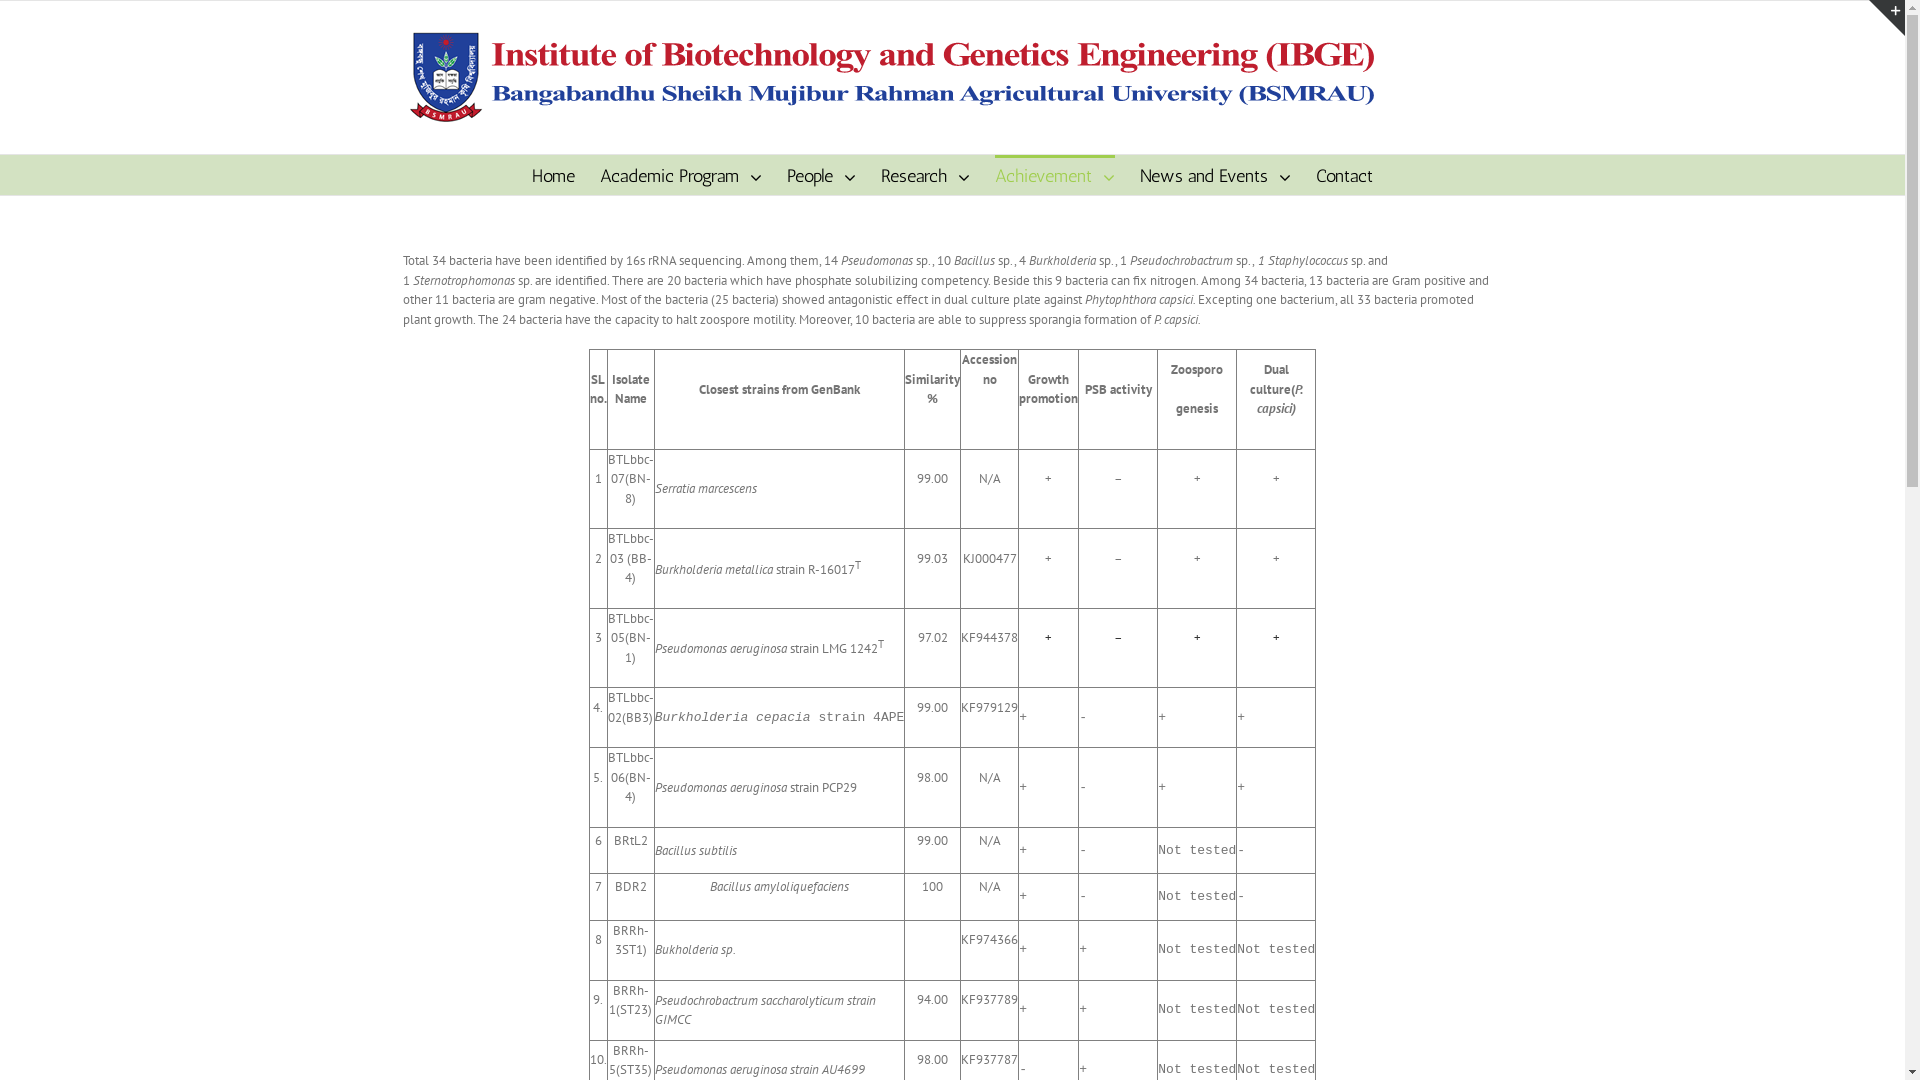 The width and height of the screenshot is (1920, 1080). Describe the element at coordinates (821, 173) in the screenshot. I see `'People'` at that location.